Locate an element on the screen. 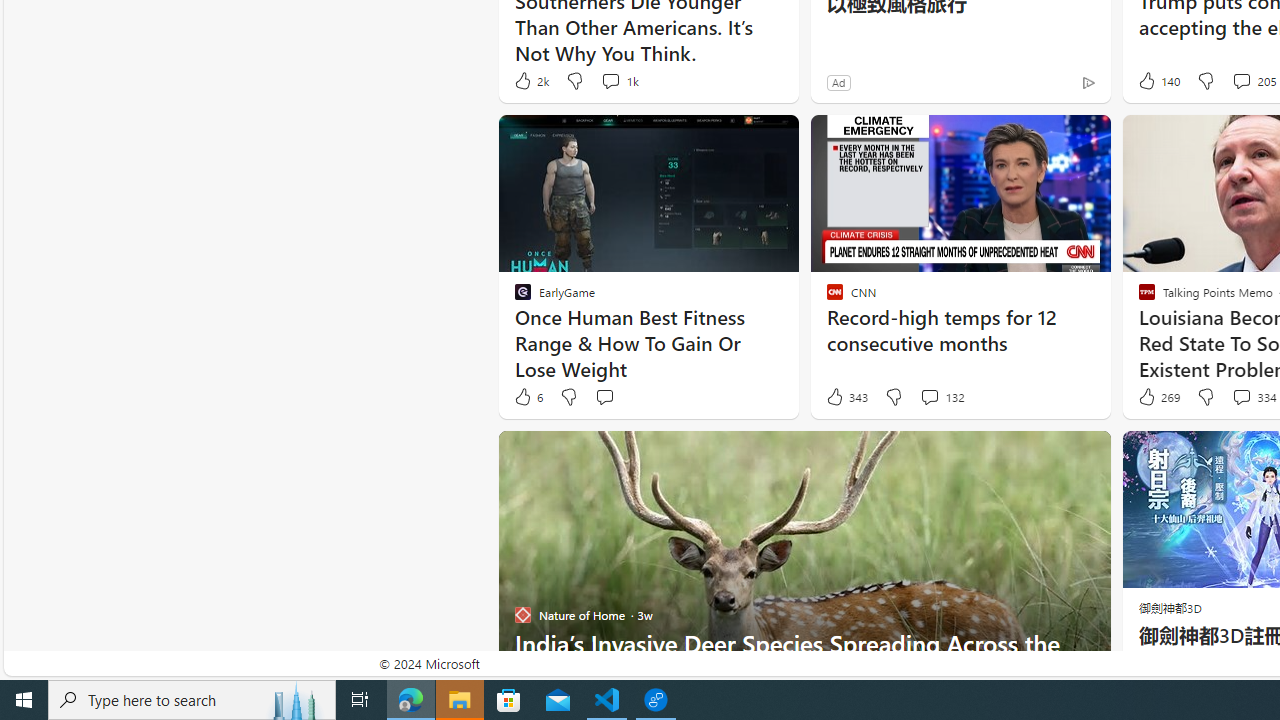  '6 Like' is located at coordinates (527, 397).